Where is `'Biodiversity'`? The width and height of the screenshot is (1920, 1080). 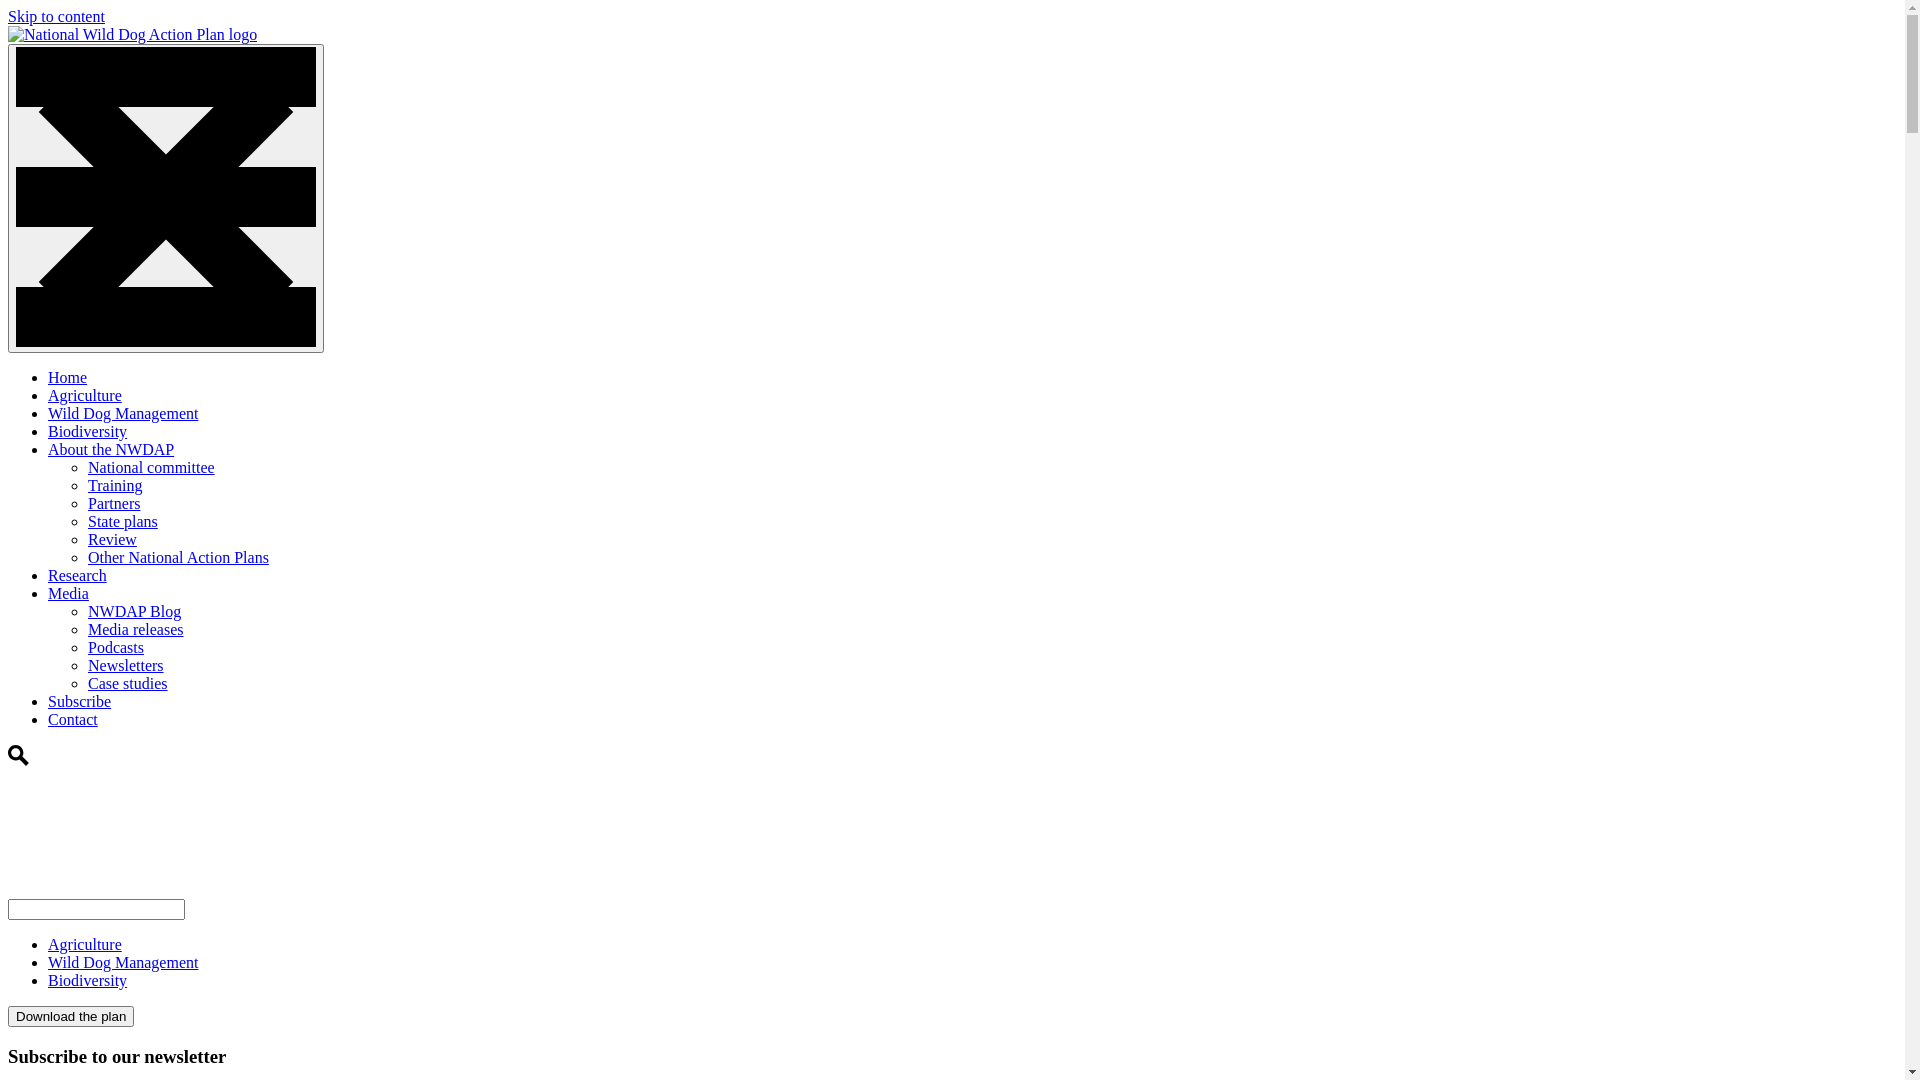 'Biodiversity' is located at coordinates (86, 430).